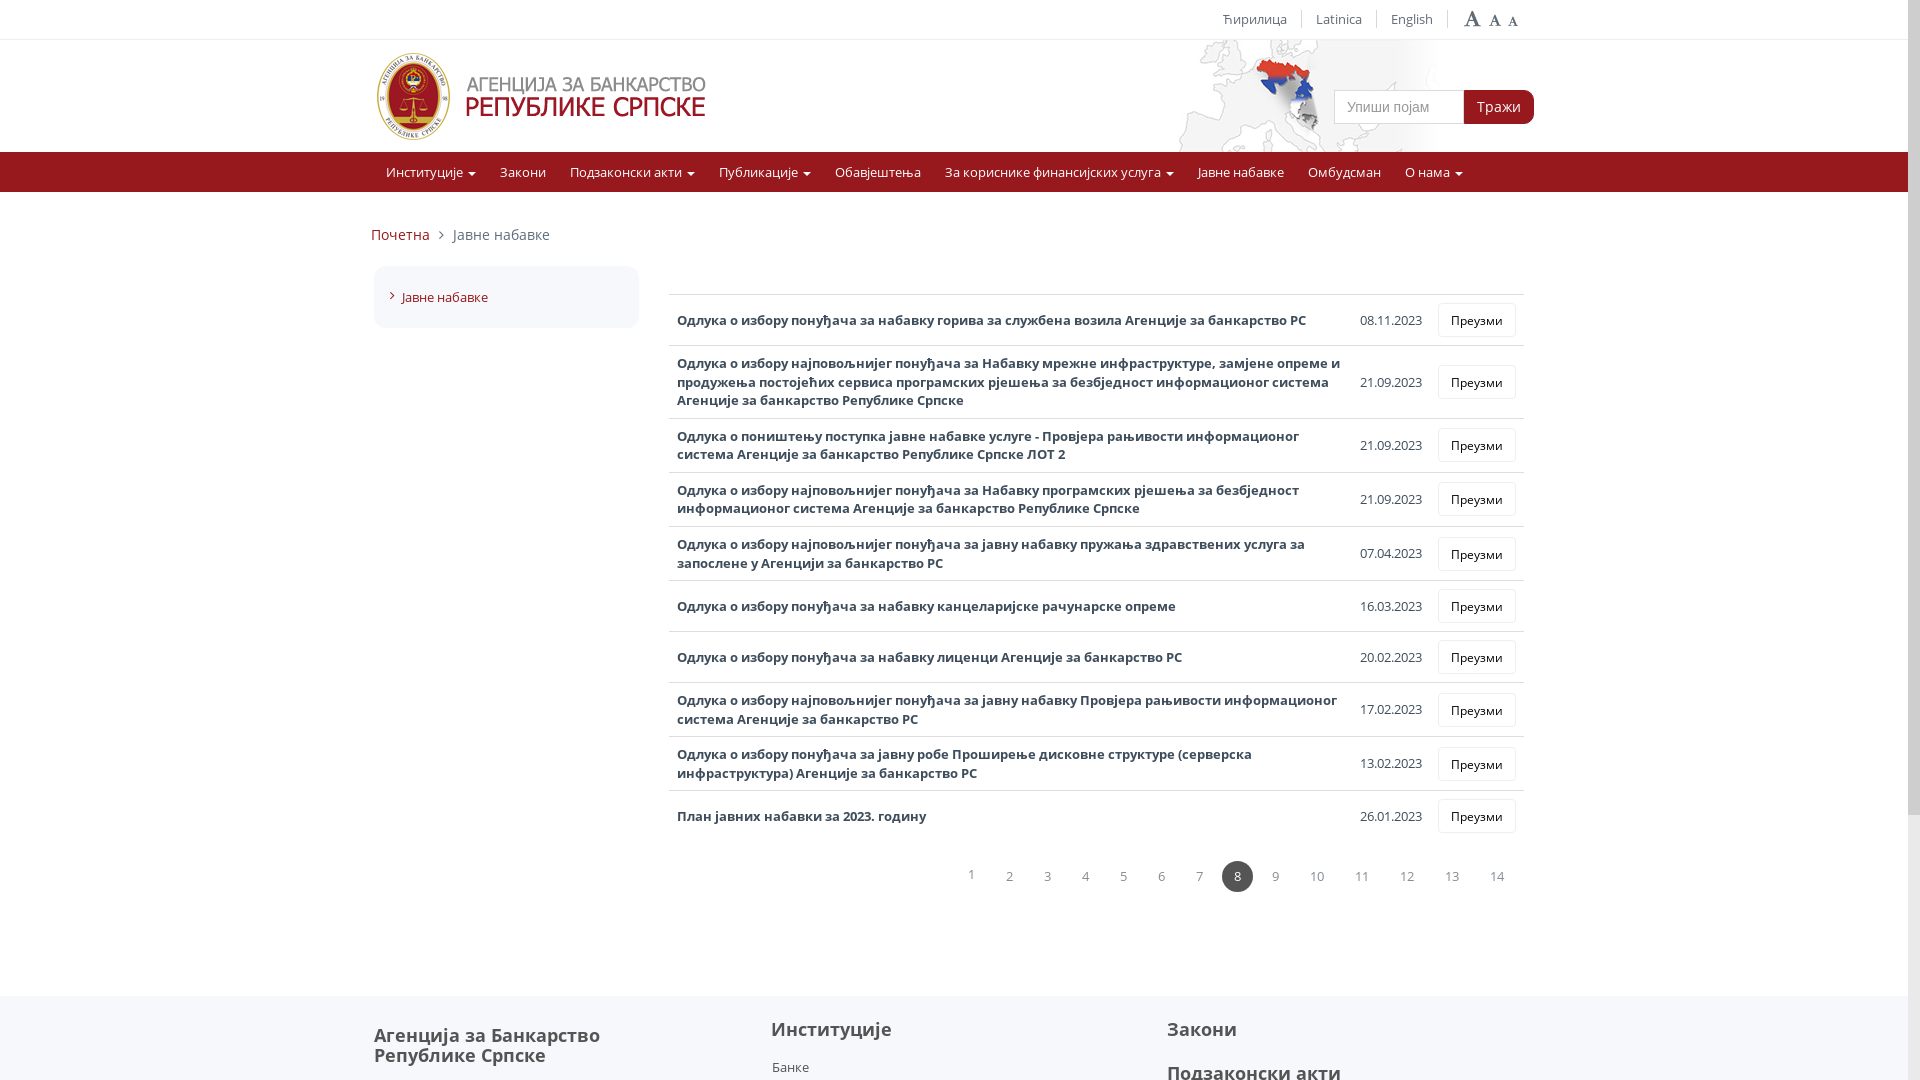 The height and width of the screenshot is (1080, 1920). I want to click on '1', so click(954, 875).